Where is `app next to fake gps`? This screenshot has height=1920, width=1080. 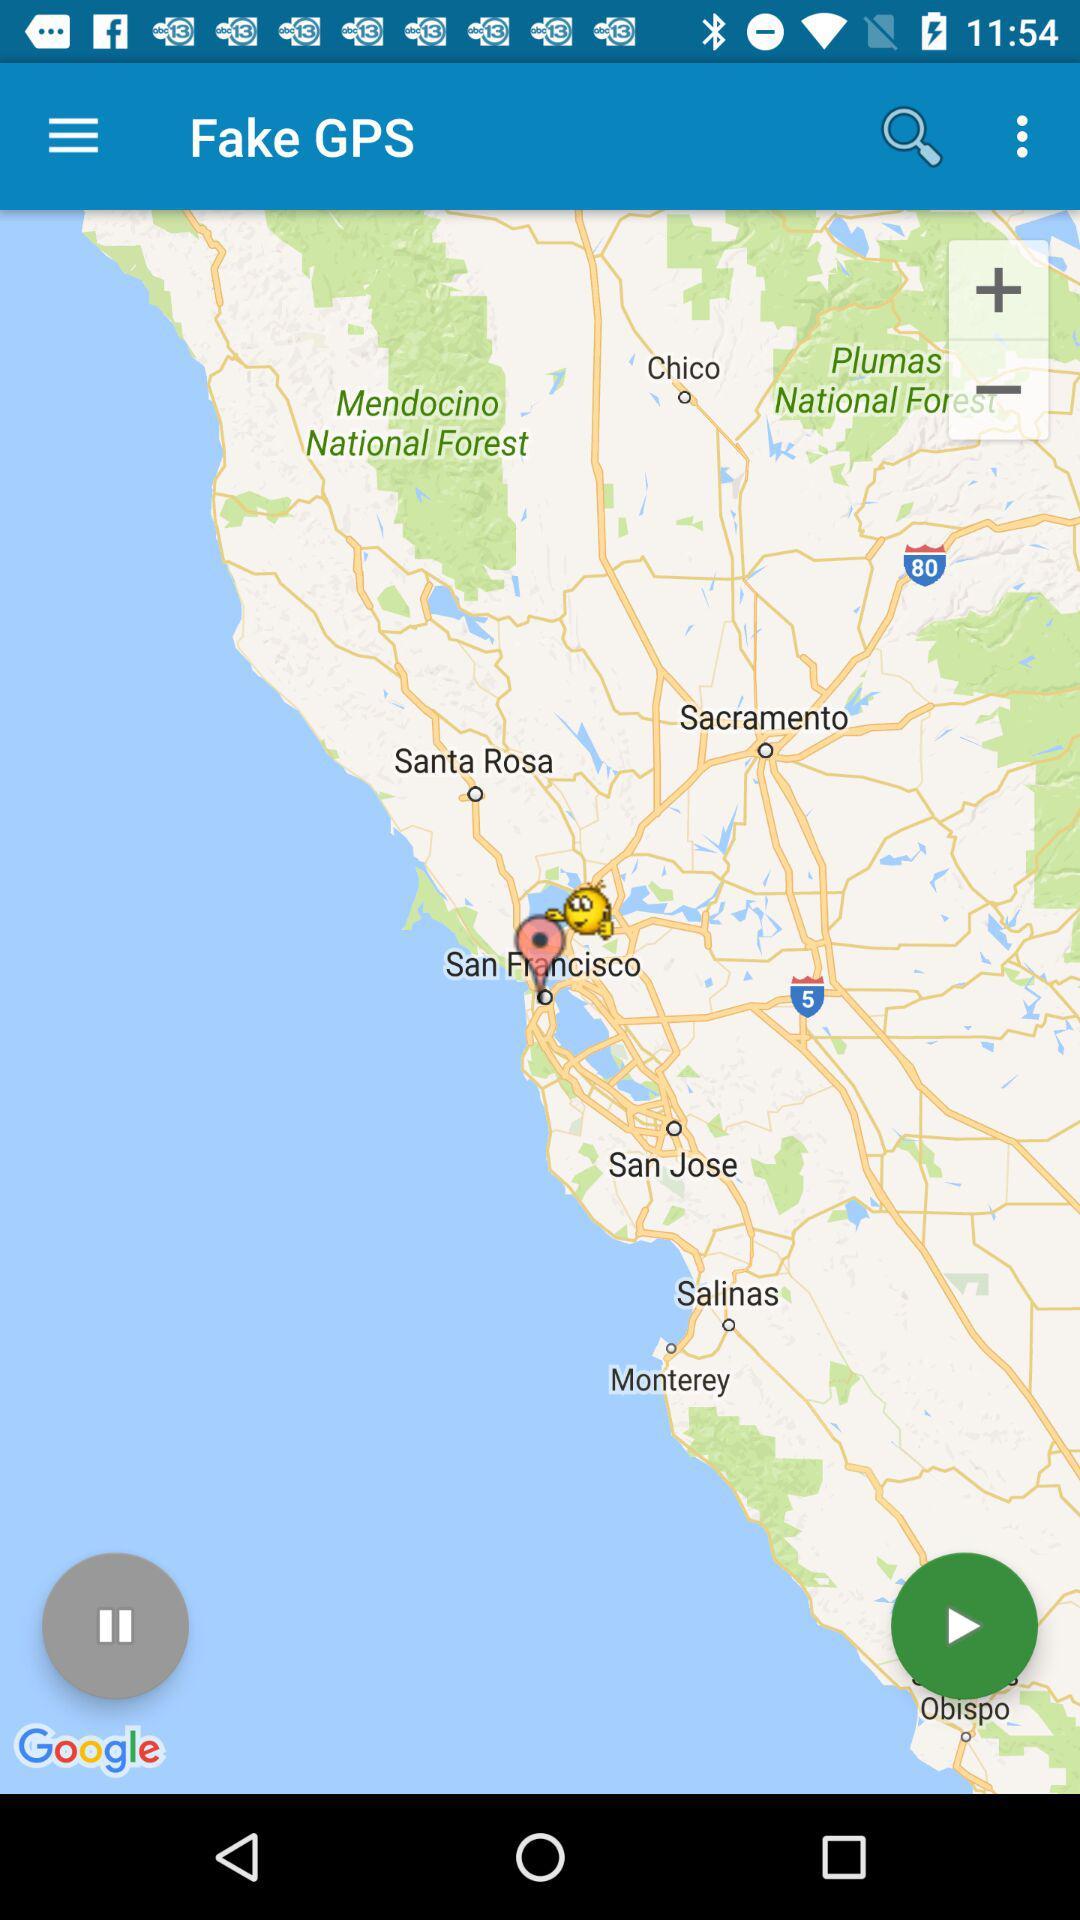
app next to fake gps is located at coordinates (911, 135).